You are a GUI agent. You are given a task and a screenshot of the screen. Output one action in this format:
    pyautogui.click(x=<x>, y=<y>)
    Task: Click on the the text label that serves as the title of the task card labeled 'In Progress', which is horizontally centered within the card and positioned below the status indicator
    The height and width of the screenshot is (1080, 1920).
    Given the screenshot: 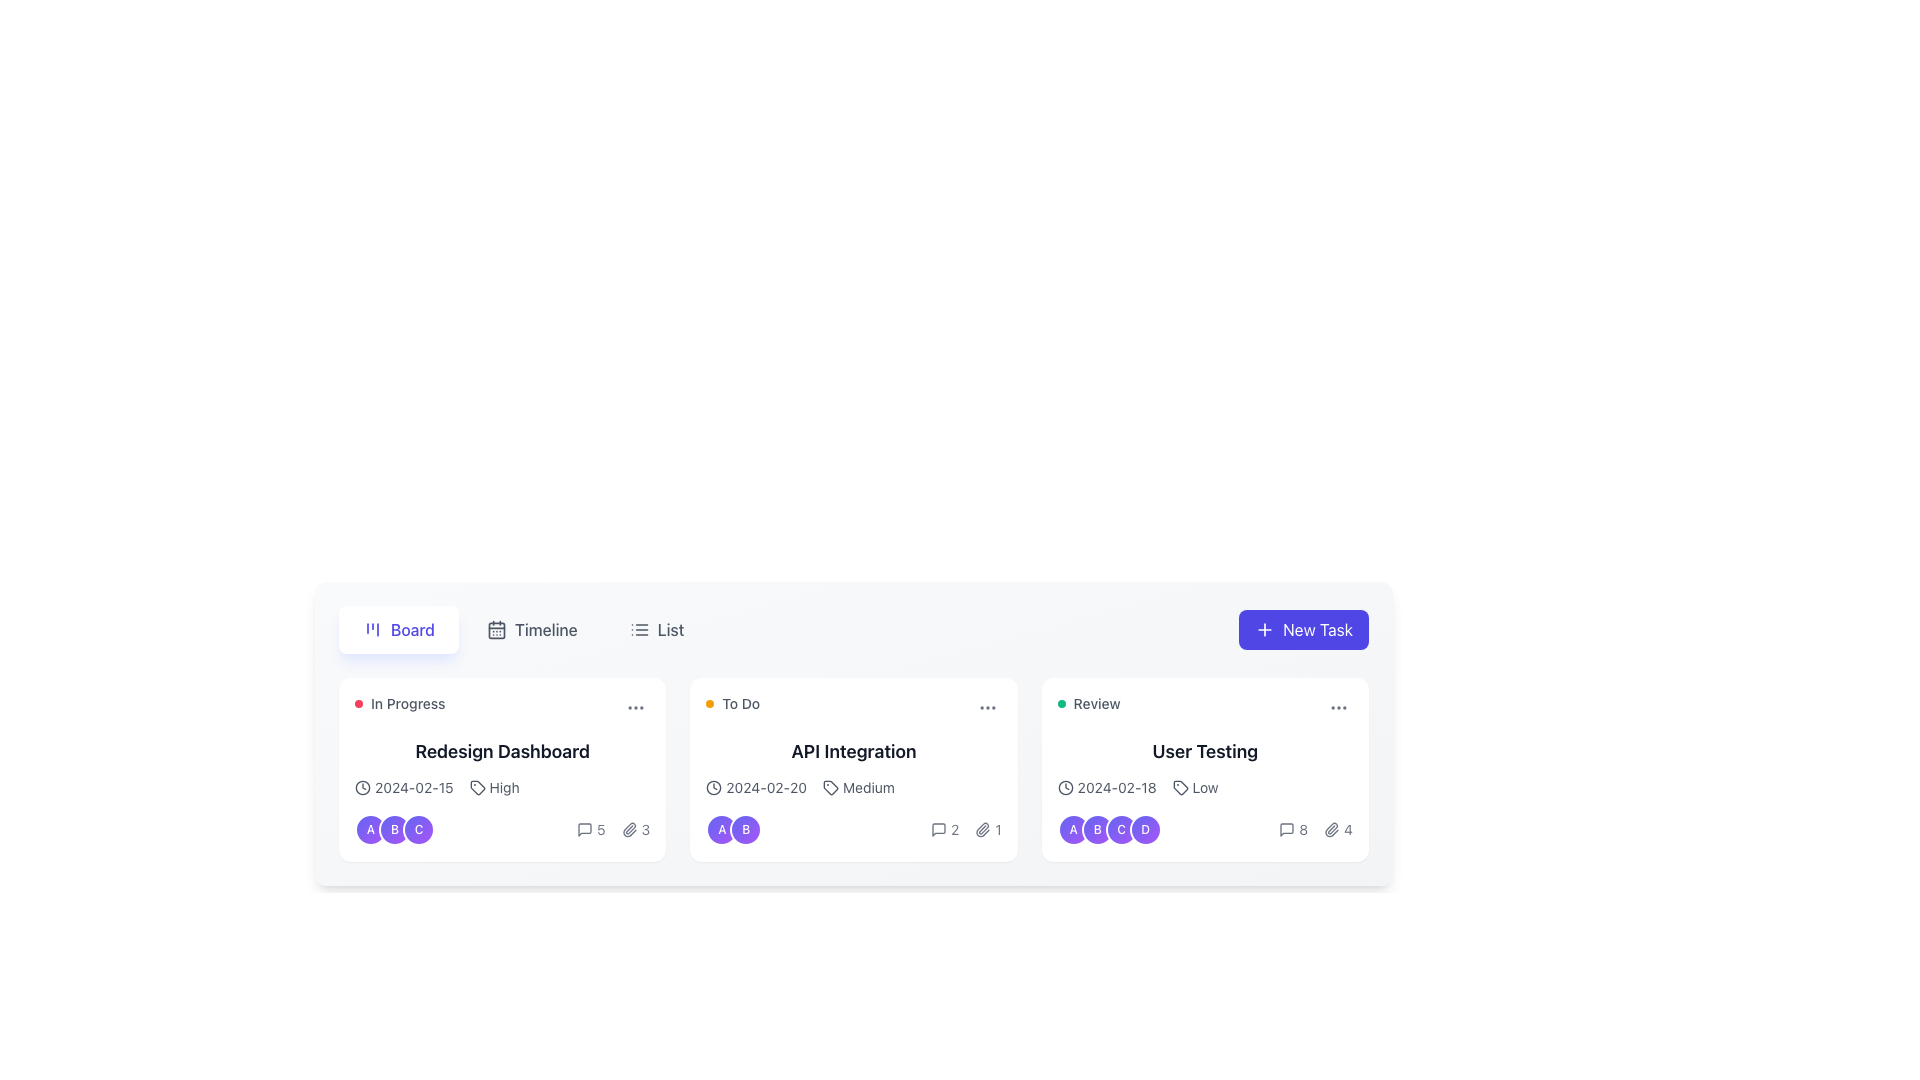 What is the action you would take?
    pyautogui.click(x=502, y=752)
    